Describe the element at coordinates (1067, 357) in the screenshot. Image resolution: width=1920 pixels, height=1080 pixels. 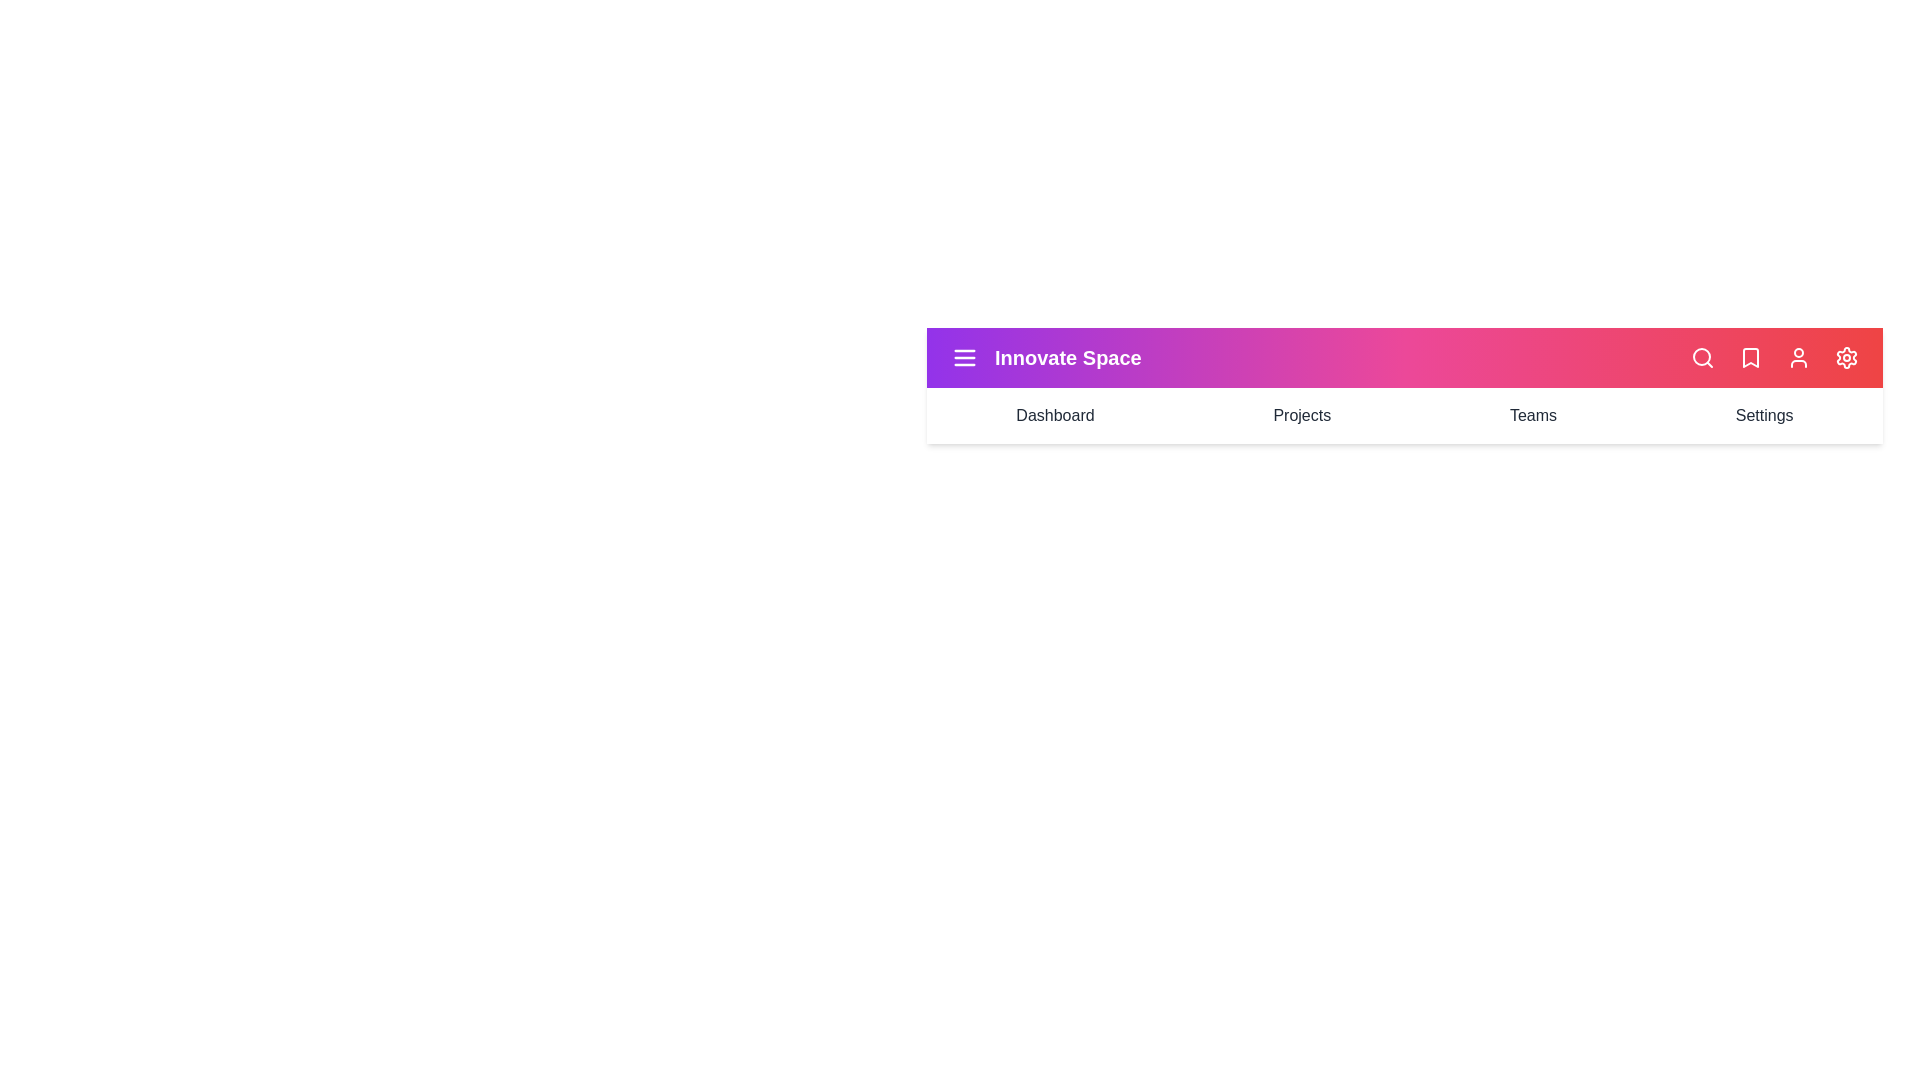
I see `the 'Innovate Space' text in the app bar` at that location.